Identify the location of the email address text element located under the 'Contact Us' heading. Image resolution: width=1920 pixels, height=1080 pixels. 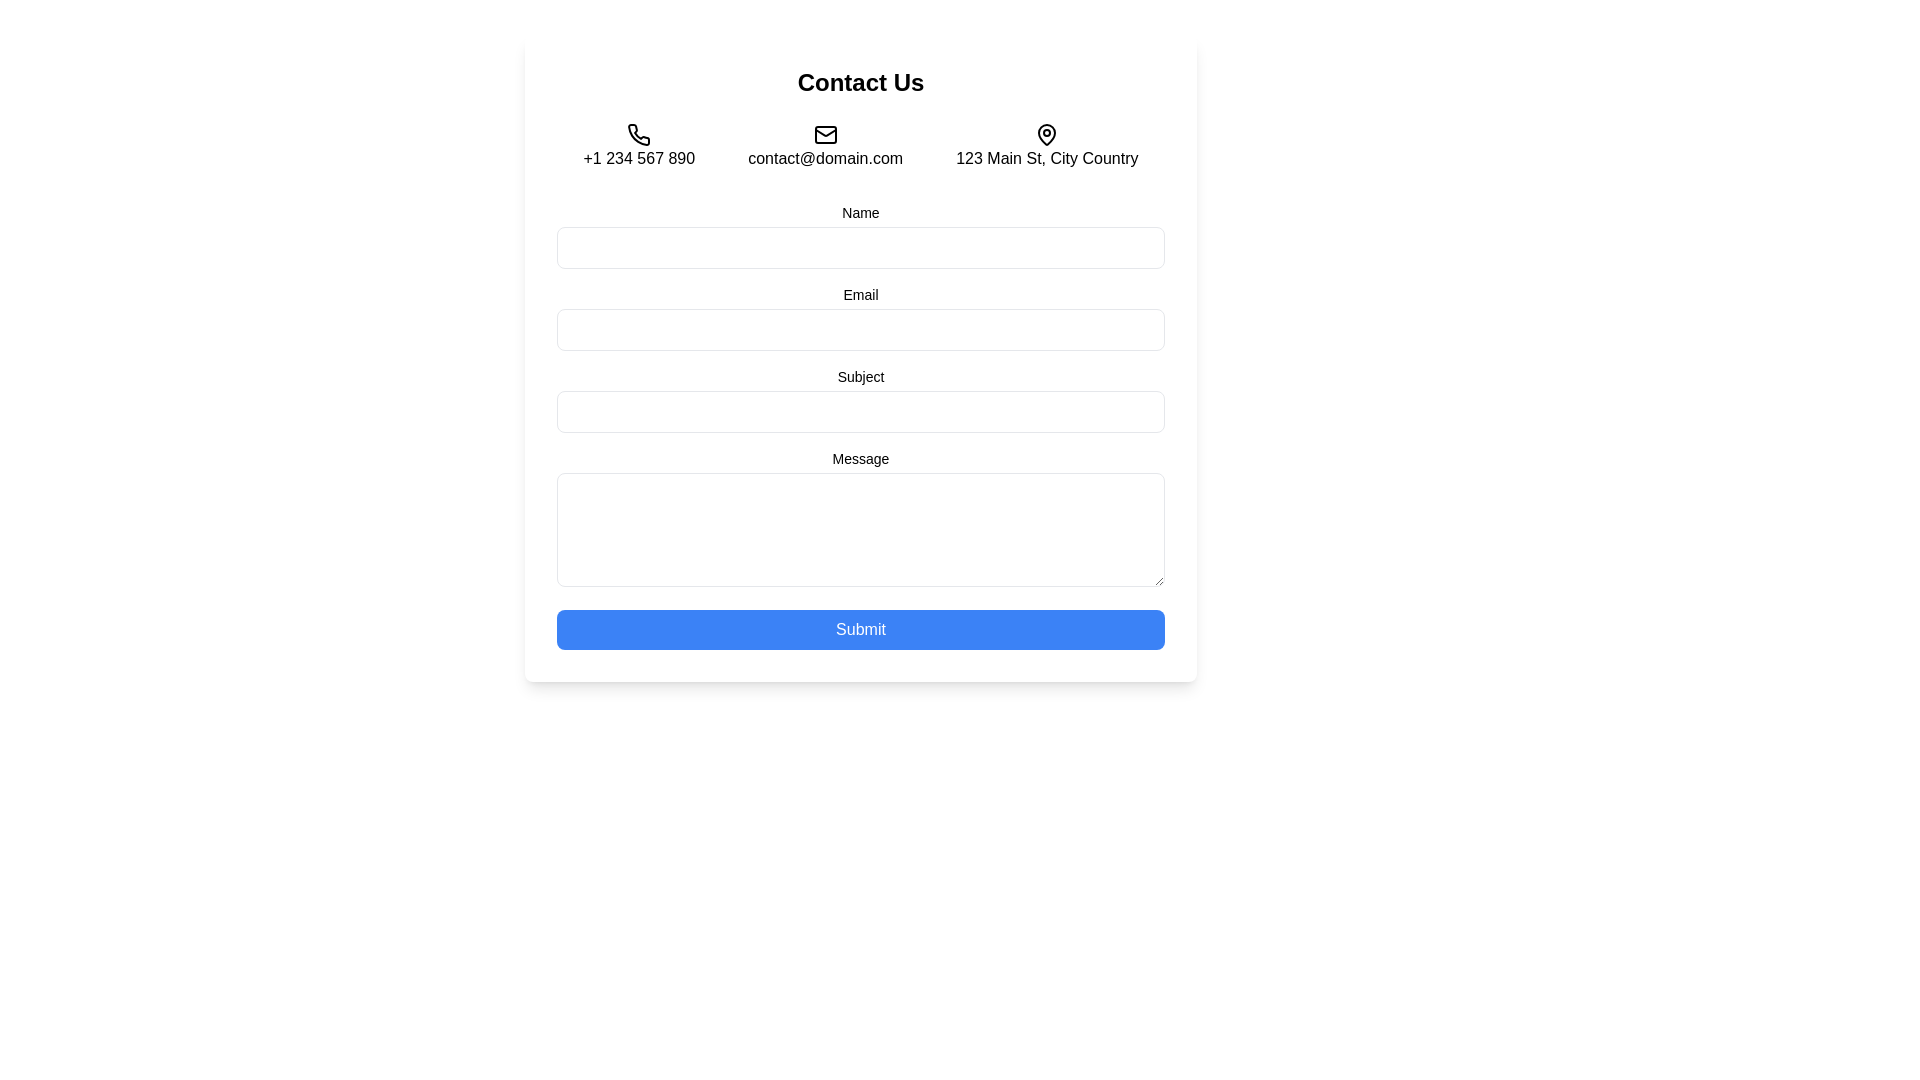
(860, 145).